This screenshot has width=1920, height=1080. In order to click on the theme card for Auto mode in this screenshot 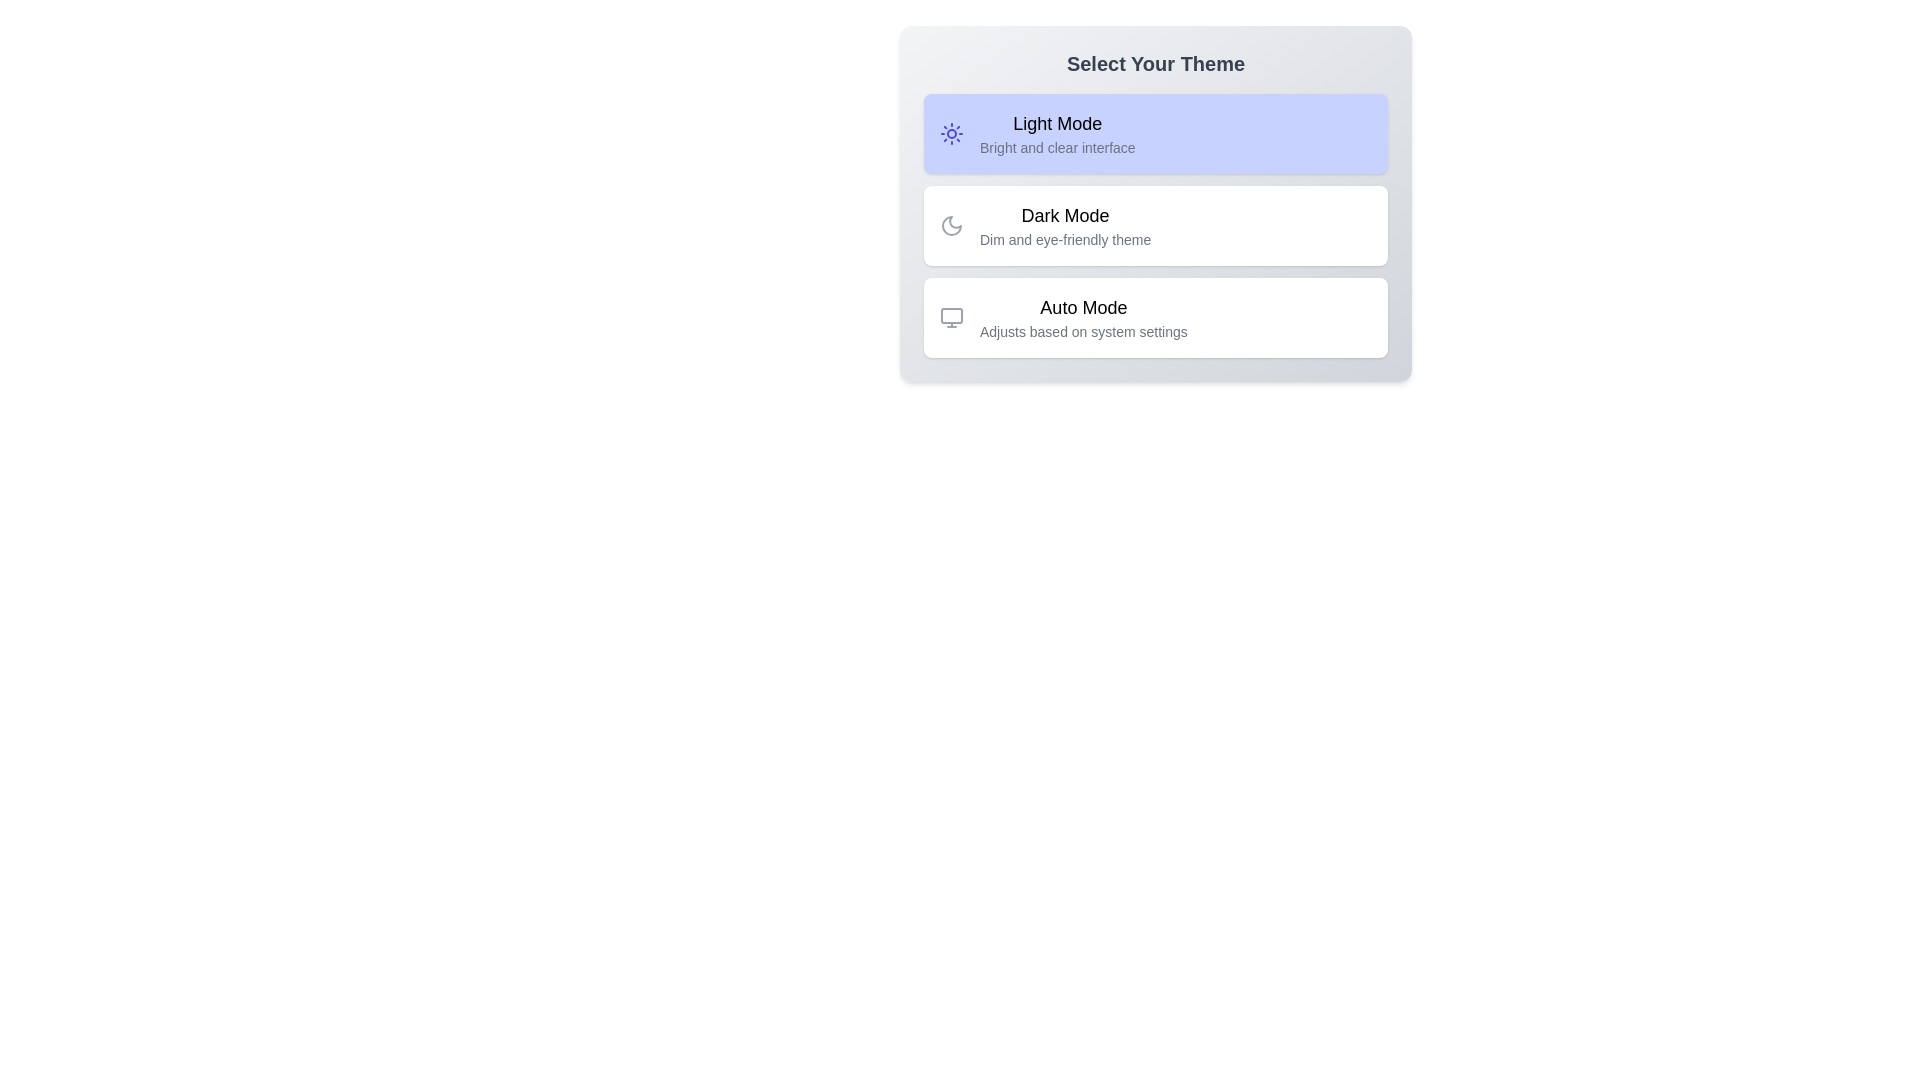, I will do `click(1156, 316)`.